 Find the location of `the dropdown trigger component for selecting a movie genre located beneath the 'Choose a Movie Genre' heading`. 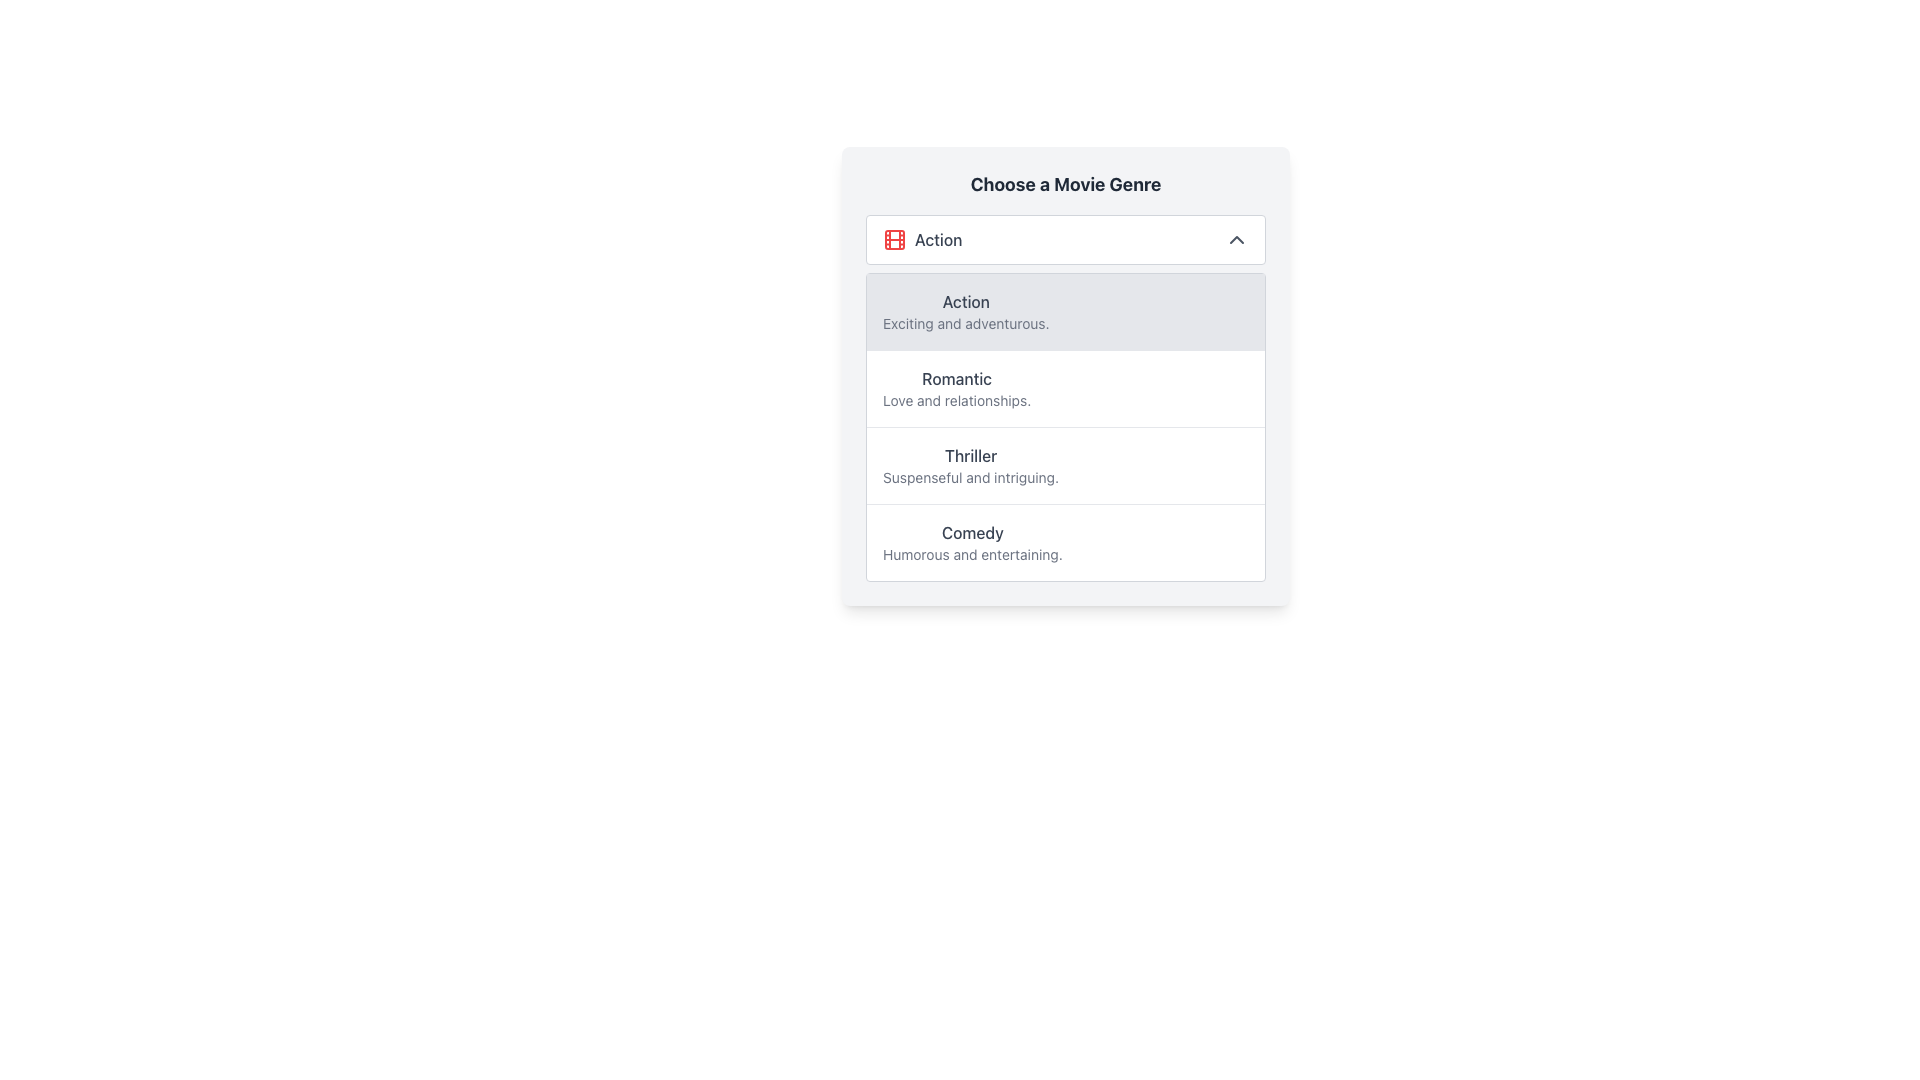

the dropdown trigger component for selecting a movie genre located beneath the 'Choose a Movie Genre' heading is located at coordinates (1064, 238).